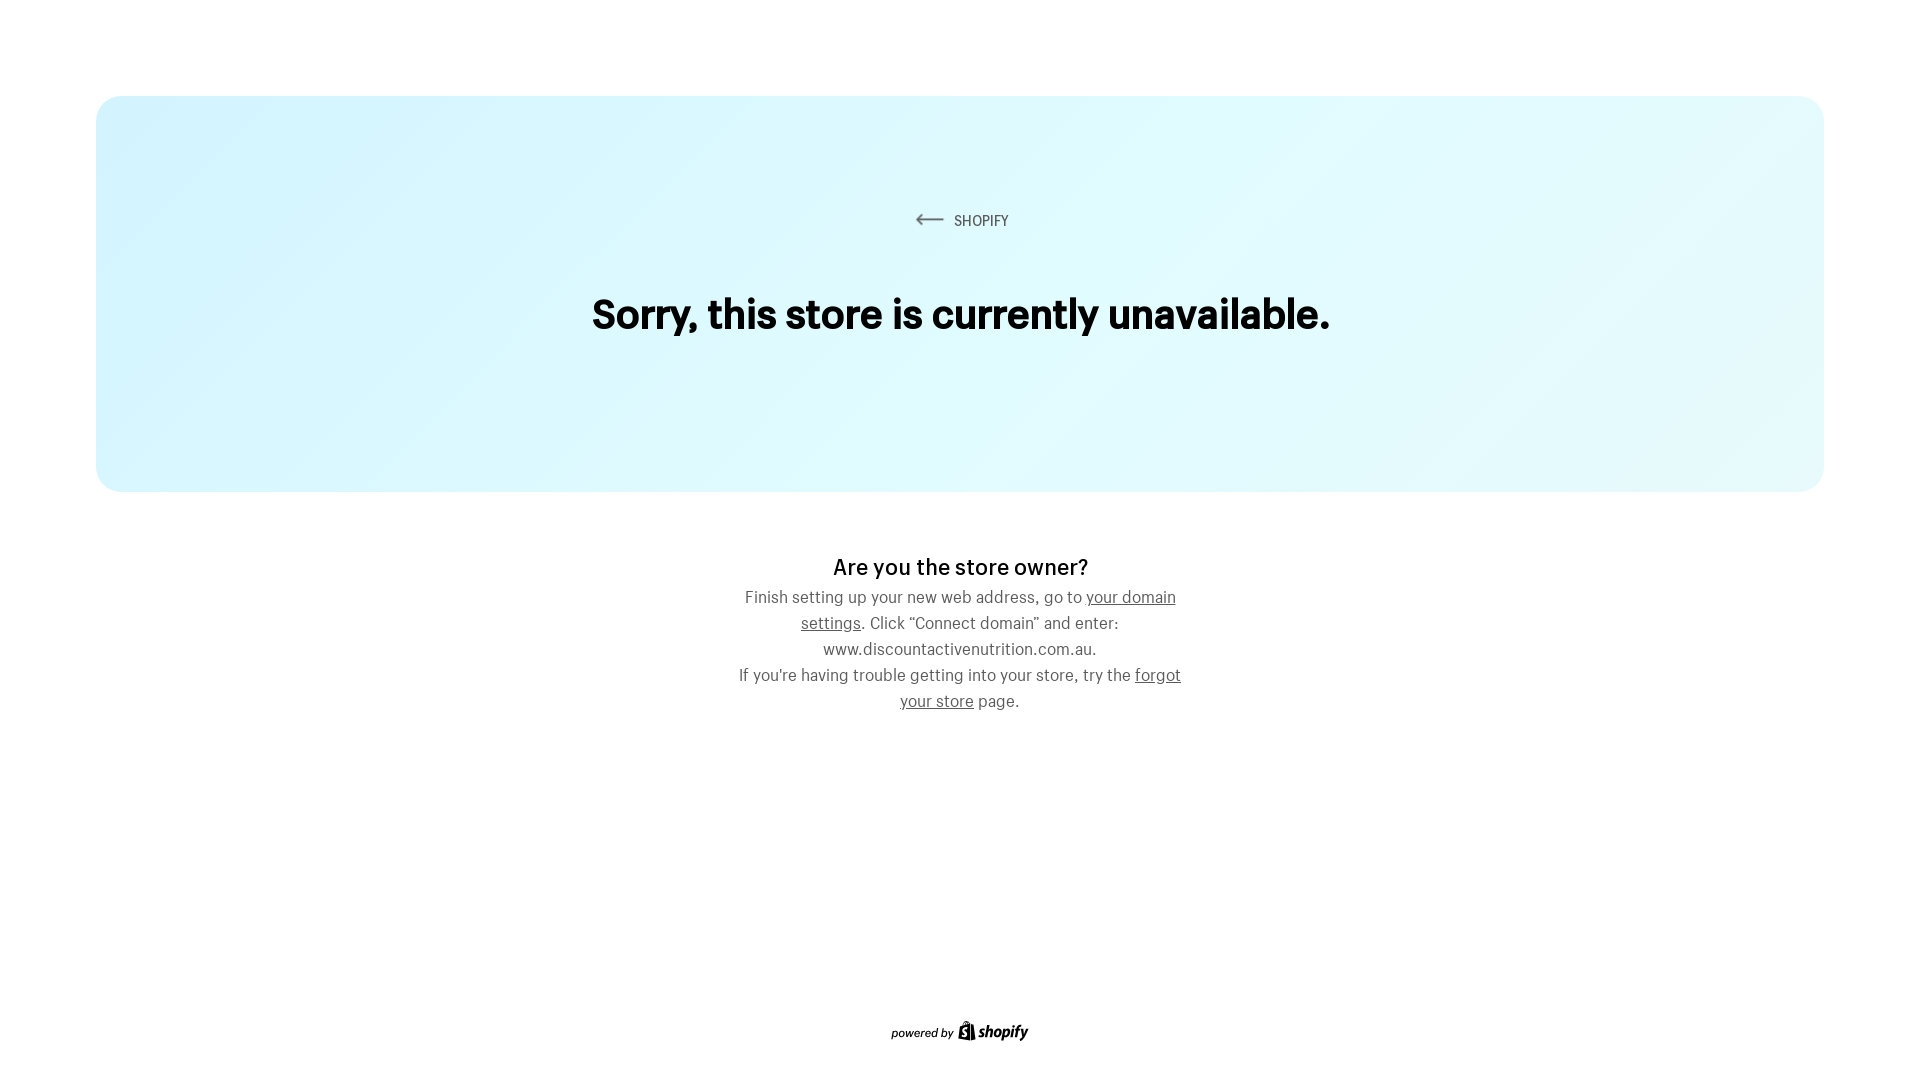 The image size is (1920, 1080). Describe the element at coordinates (1040, 684) in the screenshot. I see `'forgot your store'` at that location.